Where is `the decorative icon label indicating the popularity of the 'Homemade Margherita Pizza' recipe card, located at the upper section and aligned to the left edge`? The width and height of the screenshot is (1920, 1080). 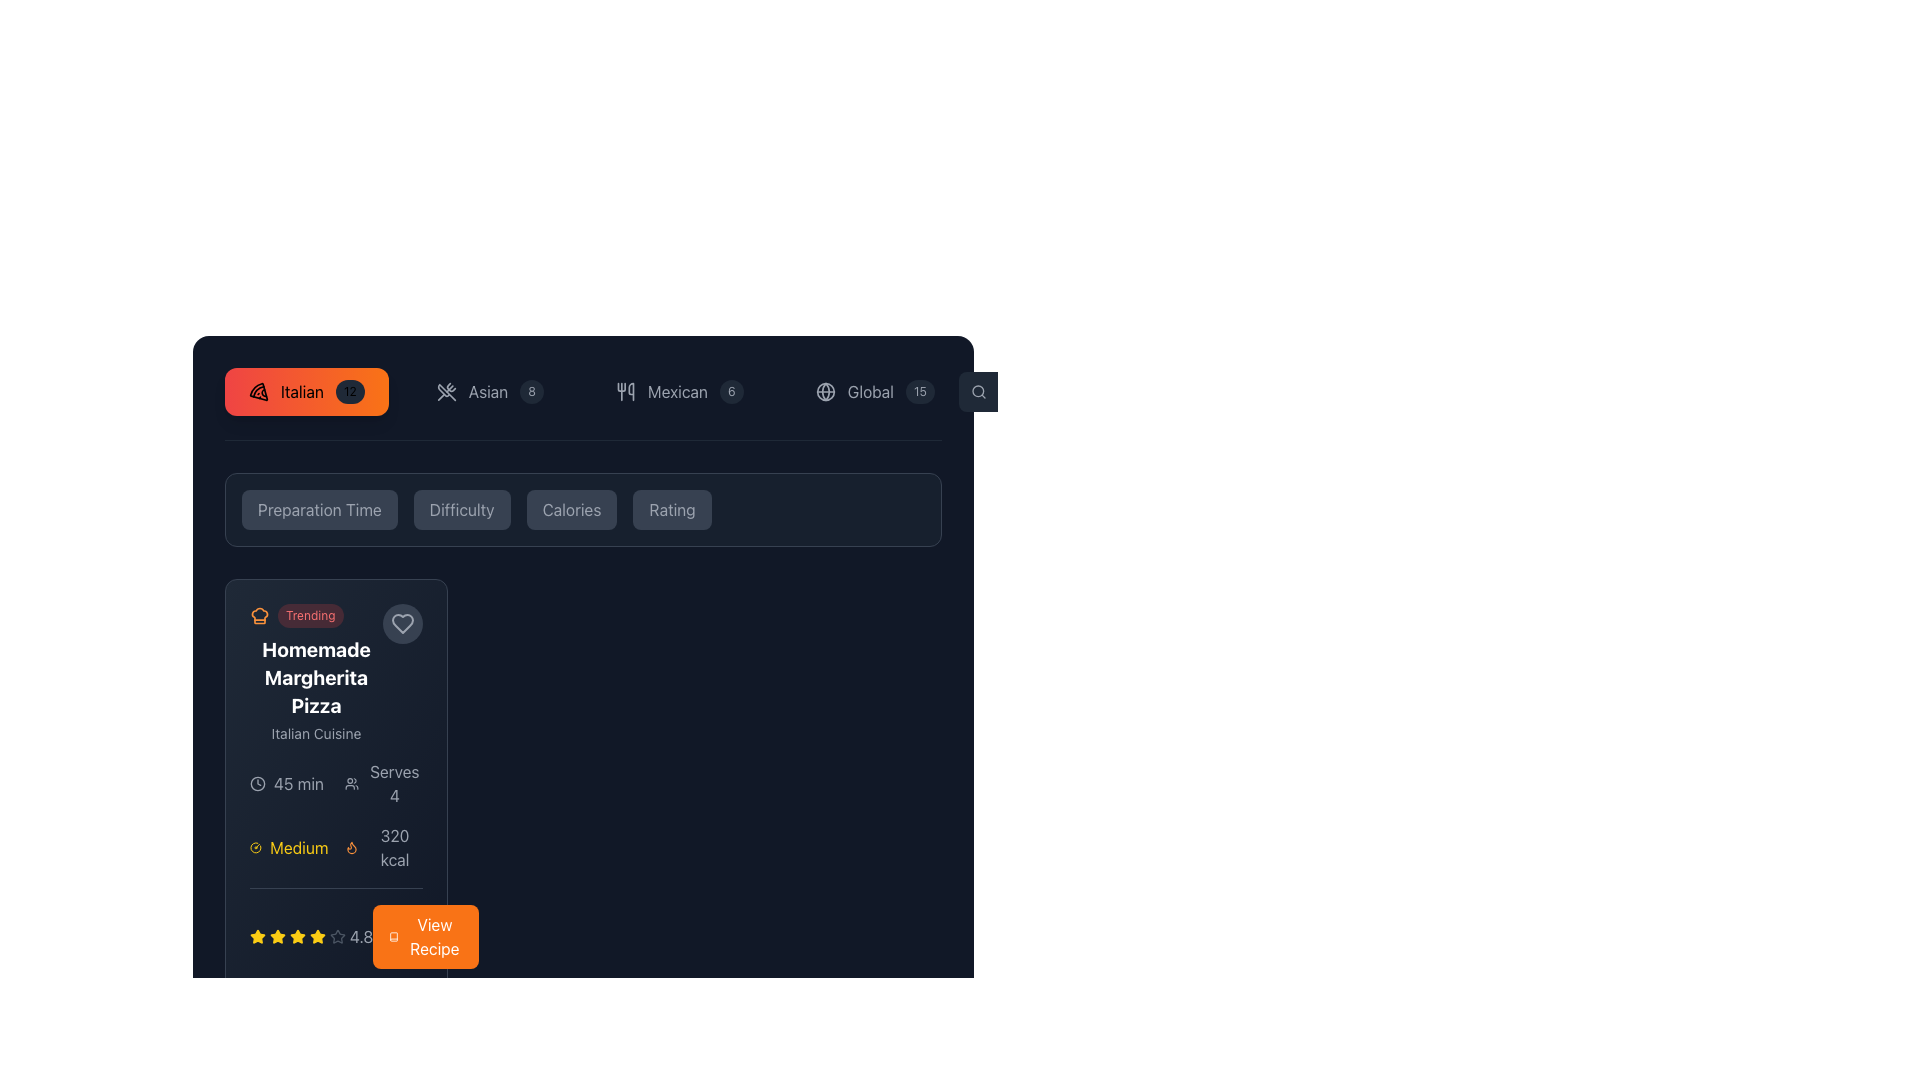 the decorative icon label indicating the popularity of the 'Homemade Margherita Pizza' recipe card, located at the upper section and aligned to the left edge is located at coordinates (315, 615).